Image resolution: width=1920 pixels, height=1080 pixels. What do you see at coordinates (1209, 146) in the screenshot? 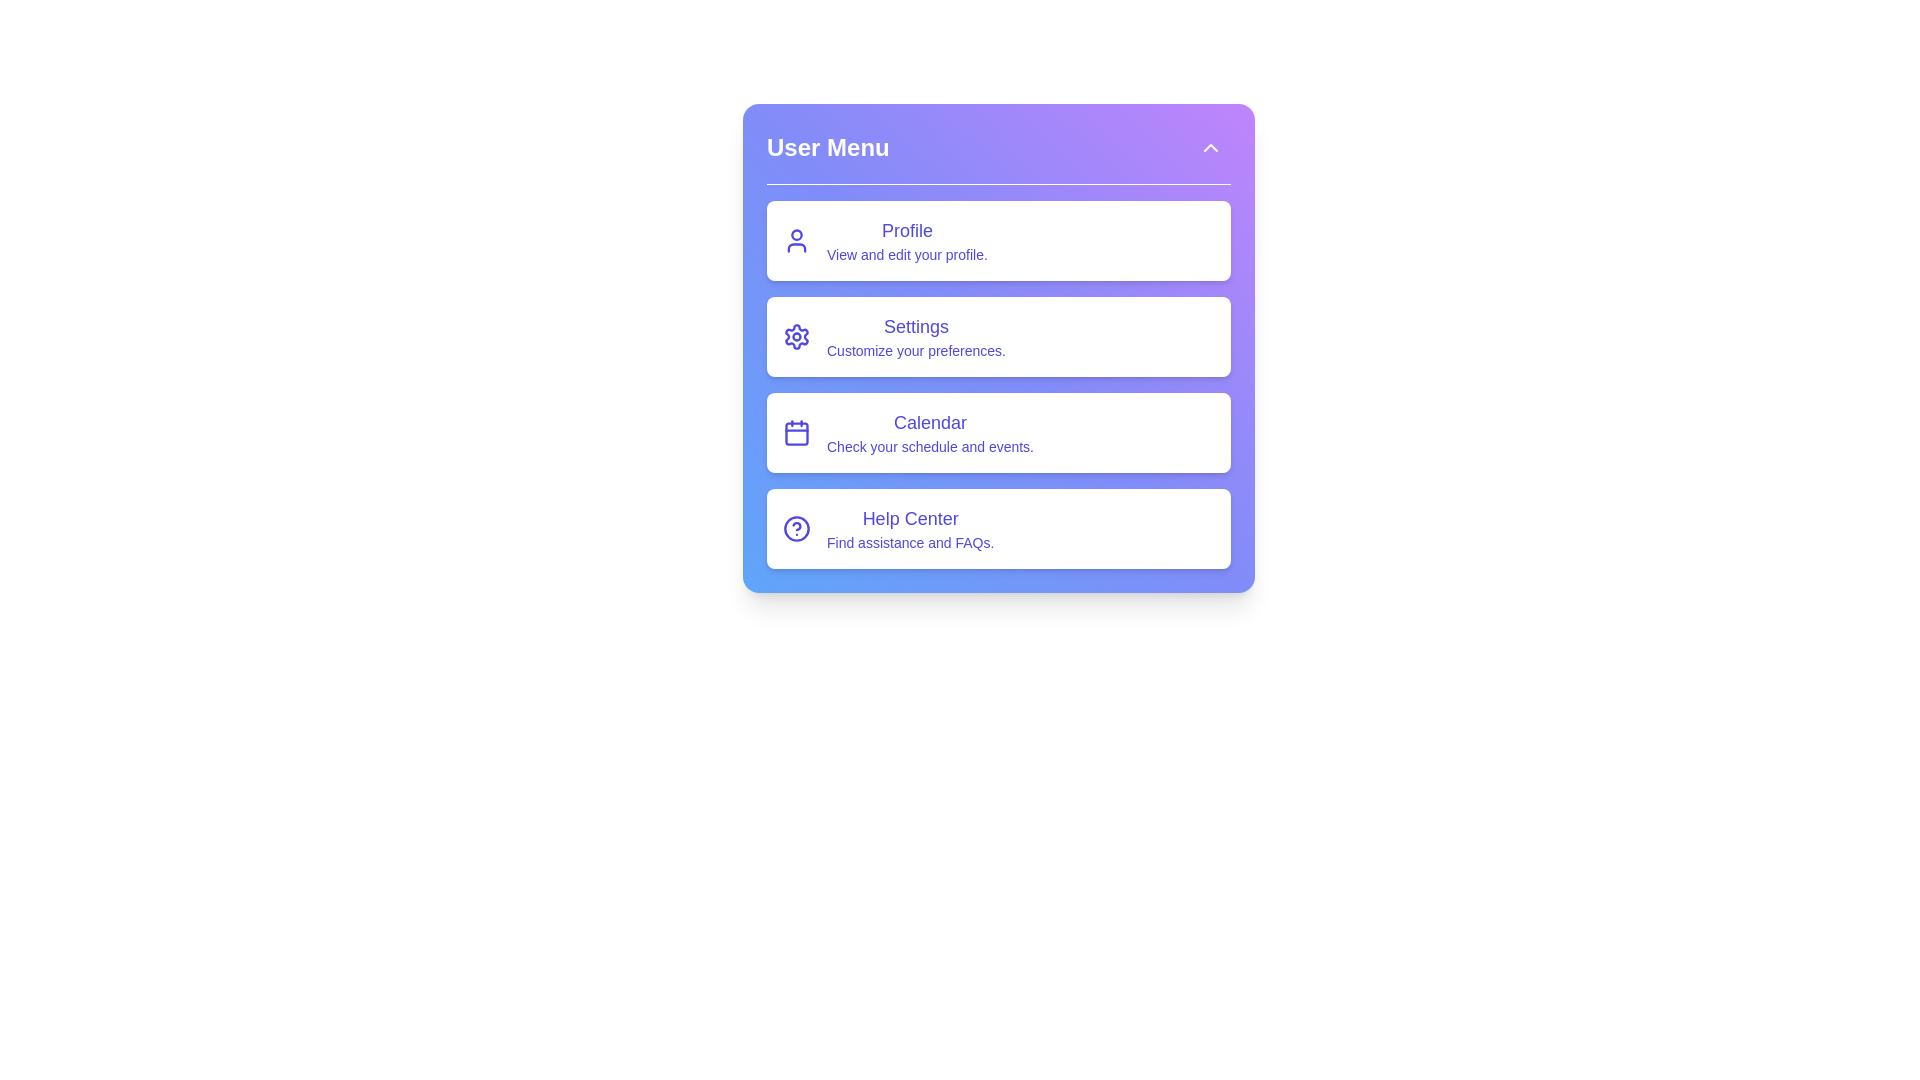
I see `toggle button to expand or collapse the menu` at bounding box center [1209, 146].